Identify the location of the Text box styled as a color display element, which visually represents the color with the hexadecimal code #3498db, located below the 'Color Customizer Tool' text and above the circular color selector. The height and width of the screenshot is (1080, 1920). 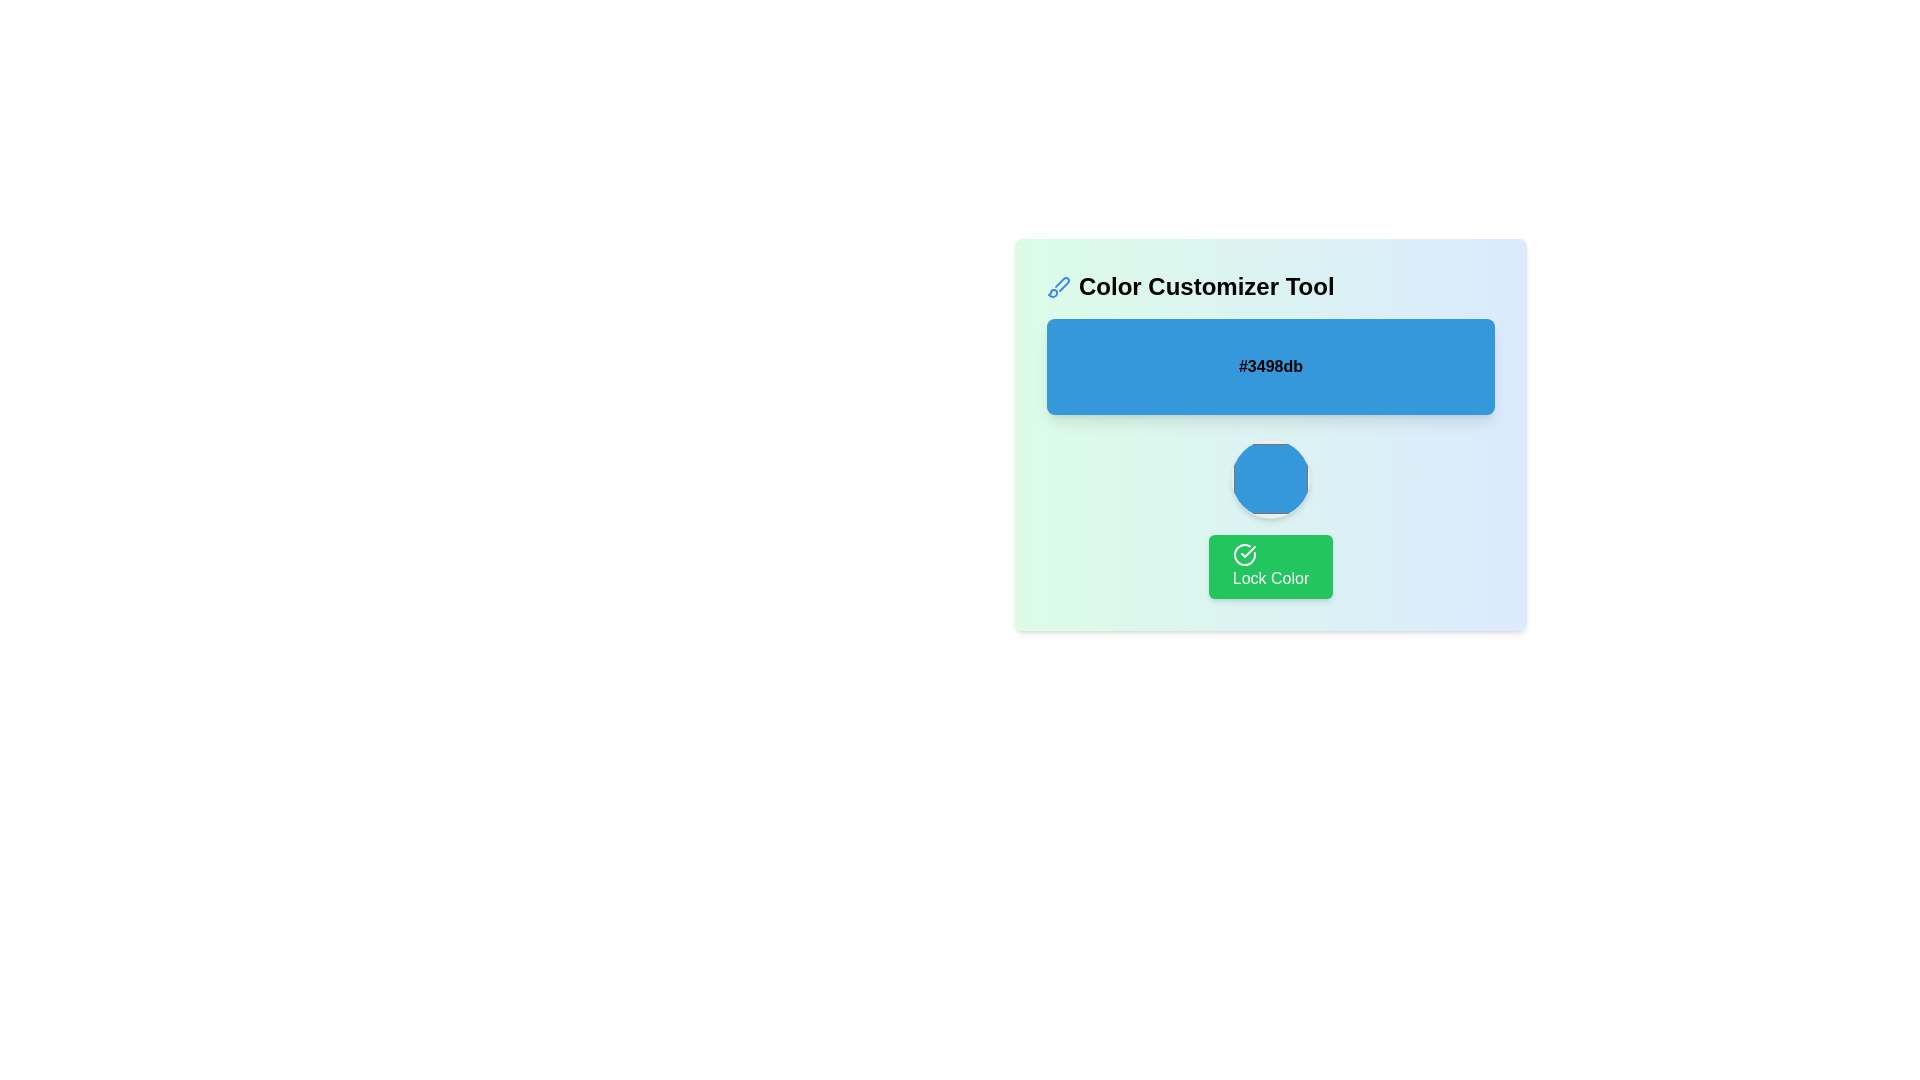
(1270, 366).